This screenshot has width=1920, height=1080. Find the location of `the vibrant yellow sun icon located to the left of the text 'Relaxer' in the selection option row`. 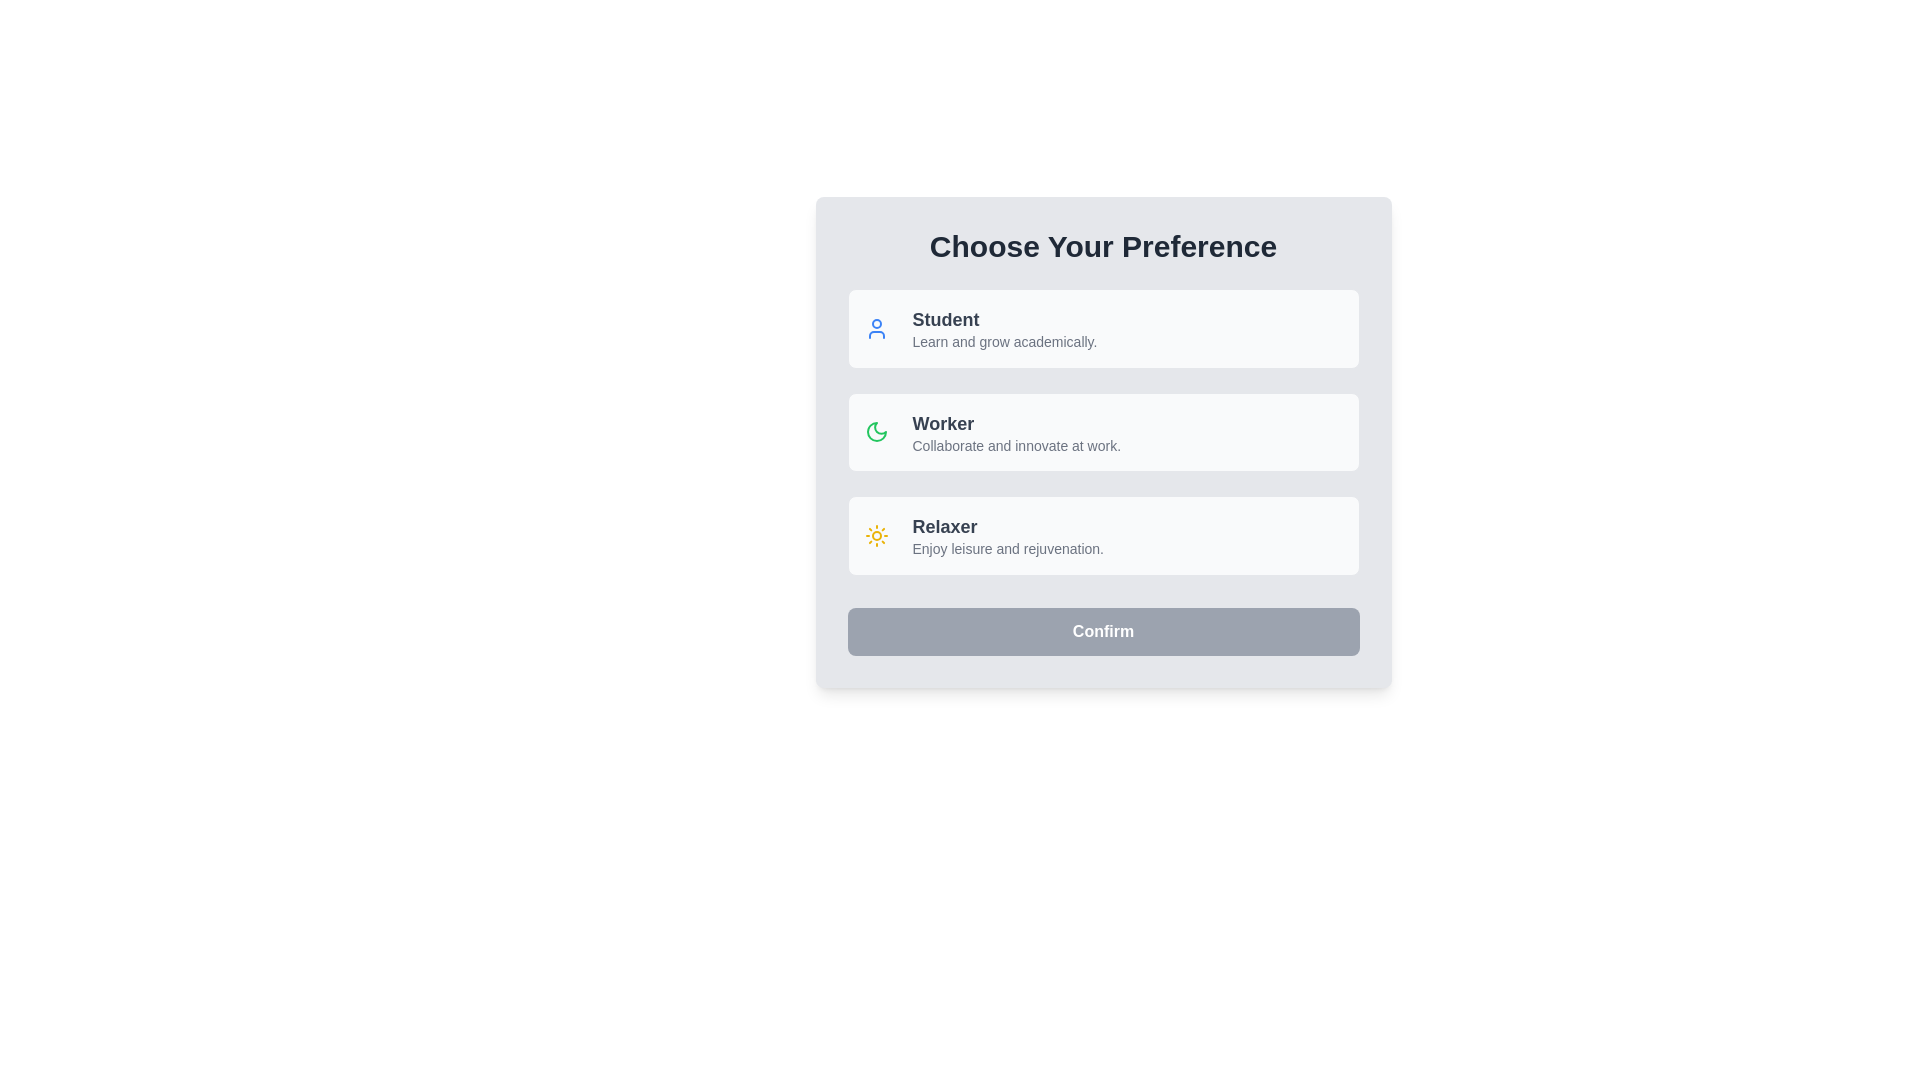

the vibrant yellow sun icon located to the left of the text 'Relaxer' in the selection option row is located at coordinates (876, 534).